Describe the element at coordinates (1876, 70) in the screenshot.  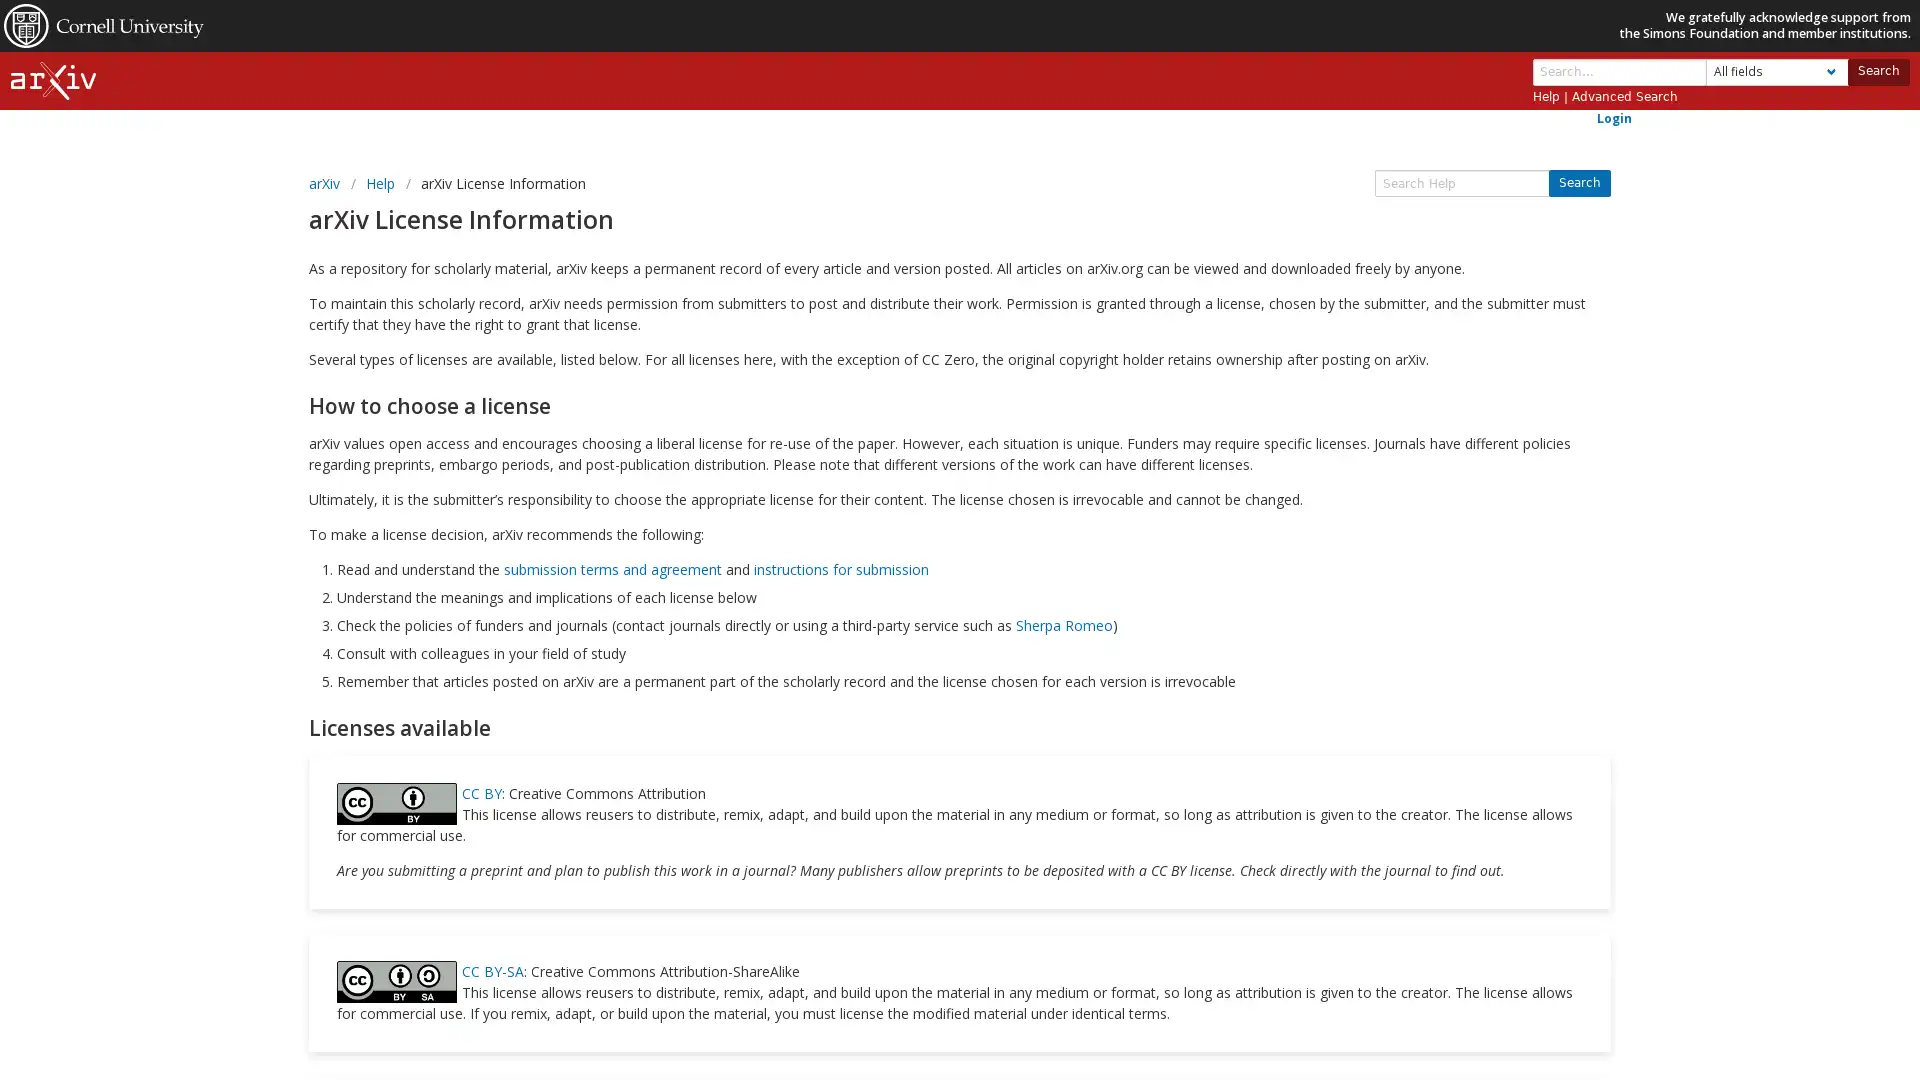
I see `Search` at that location.